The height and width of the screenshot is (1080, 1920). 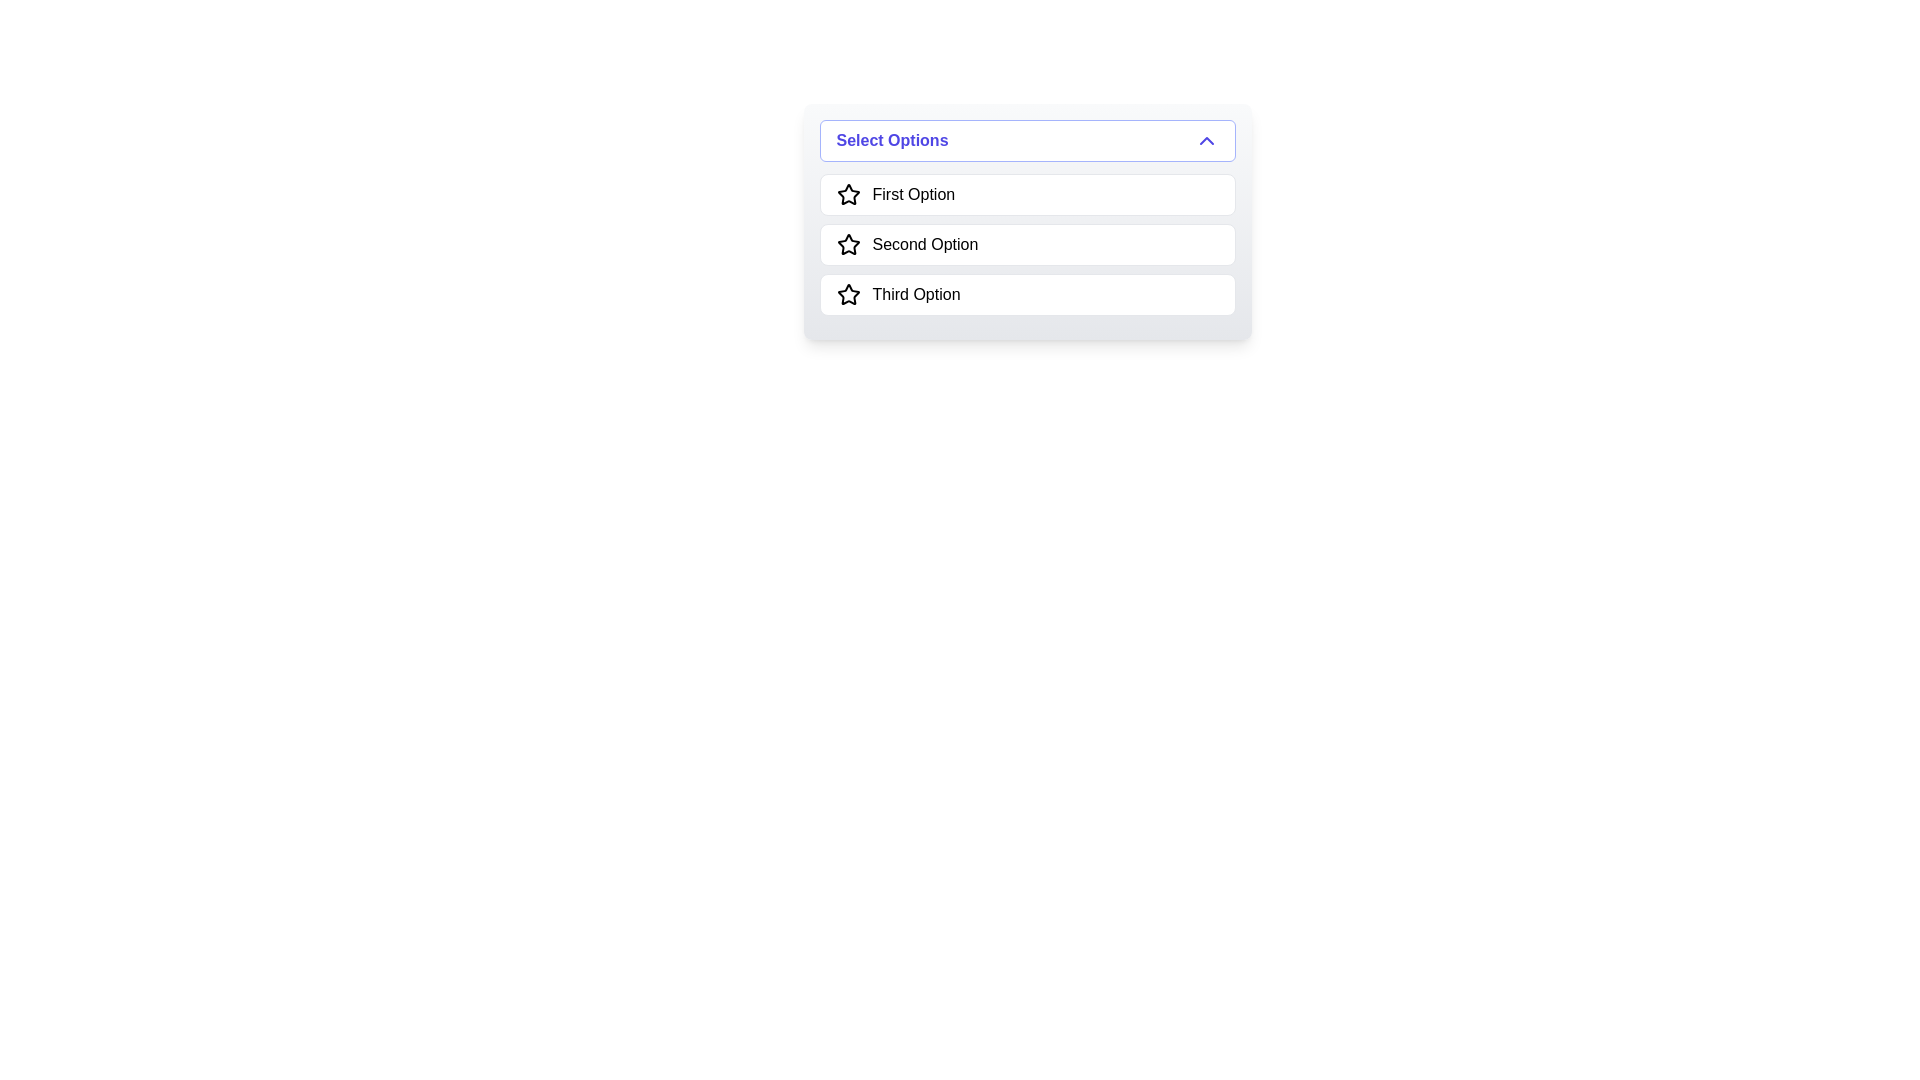 I want to click on the icon representing the third option in the dropdown list, located to the left of the 'Third Option' label text, so click(x=848, y=294).